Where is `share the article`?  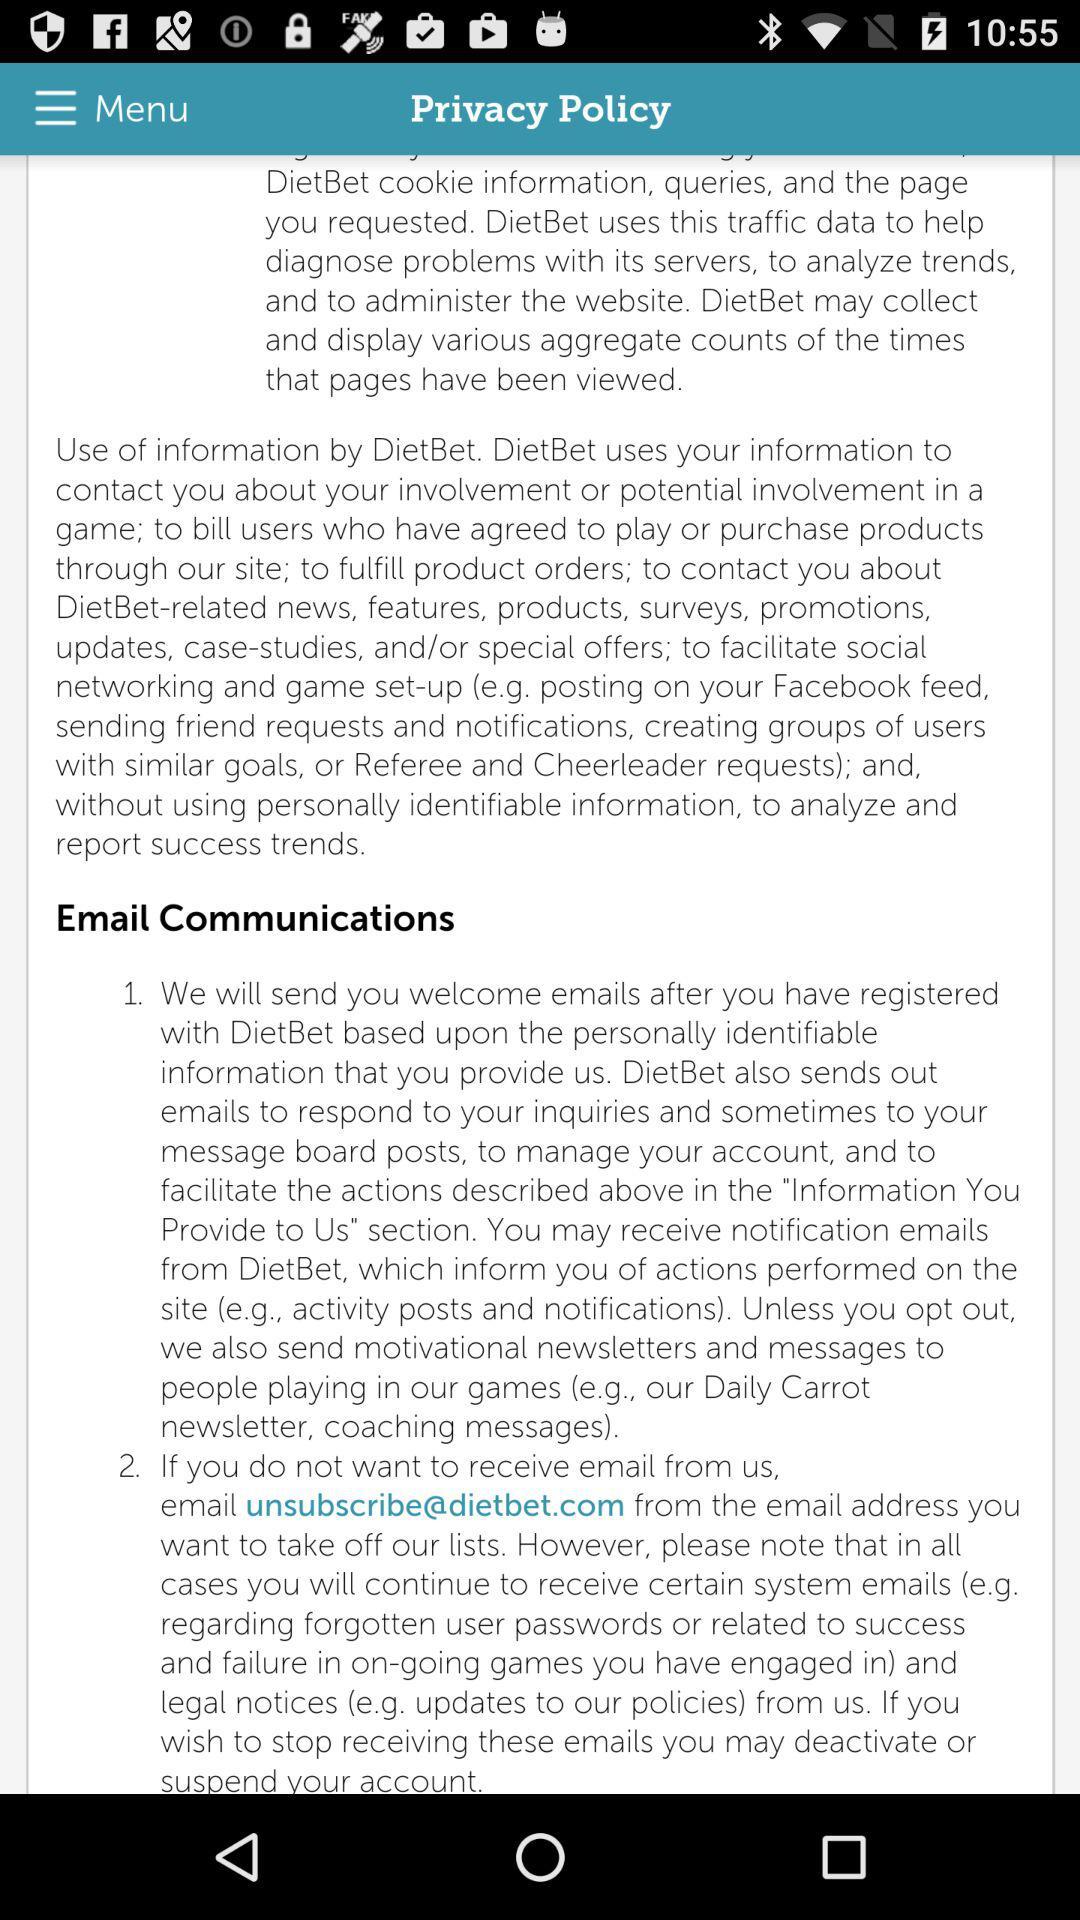 share the article is located at coordinates (540, 974).